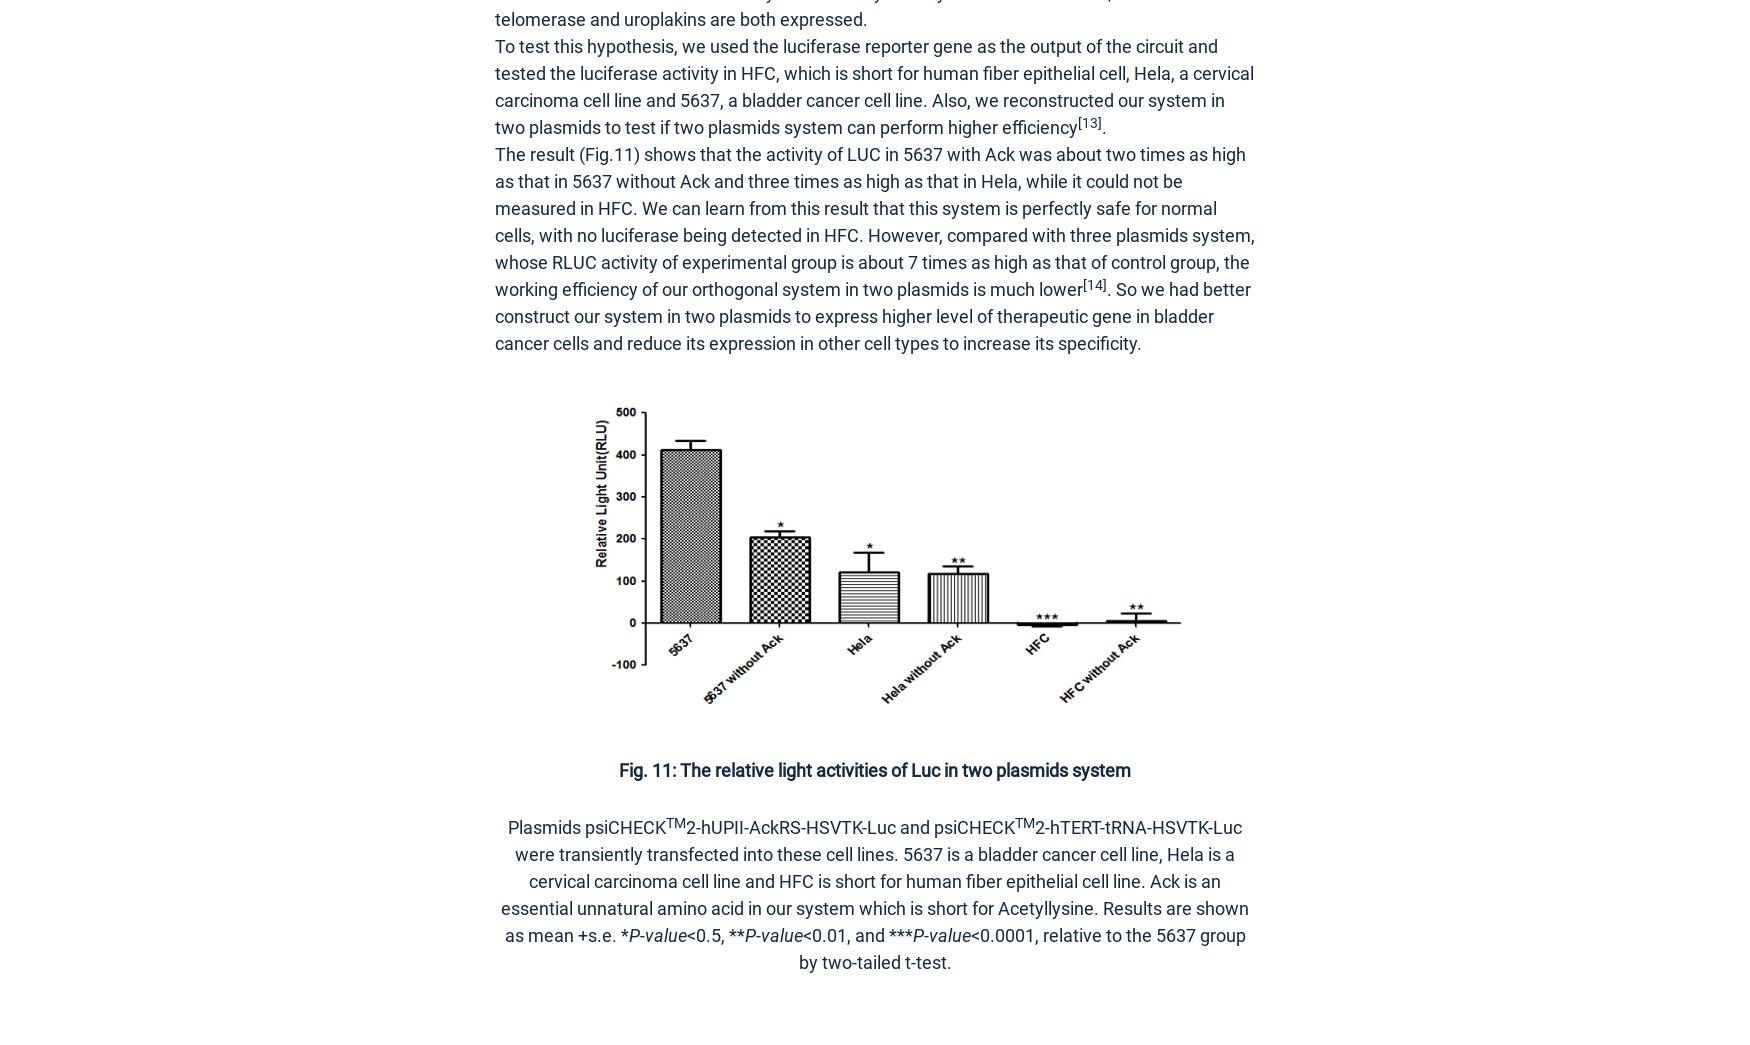 The height and width of the screenshot is (1045, 1750). I want to click on '[14]', so click(1094, 283).